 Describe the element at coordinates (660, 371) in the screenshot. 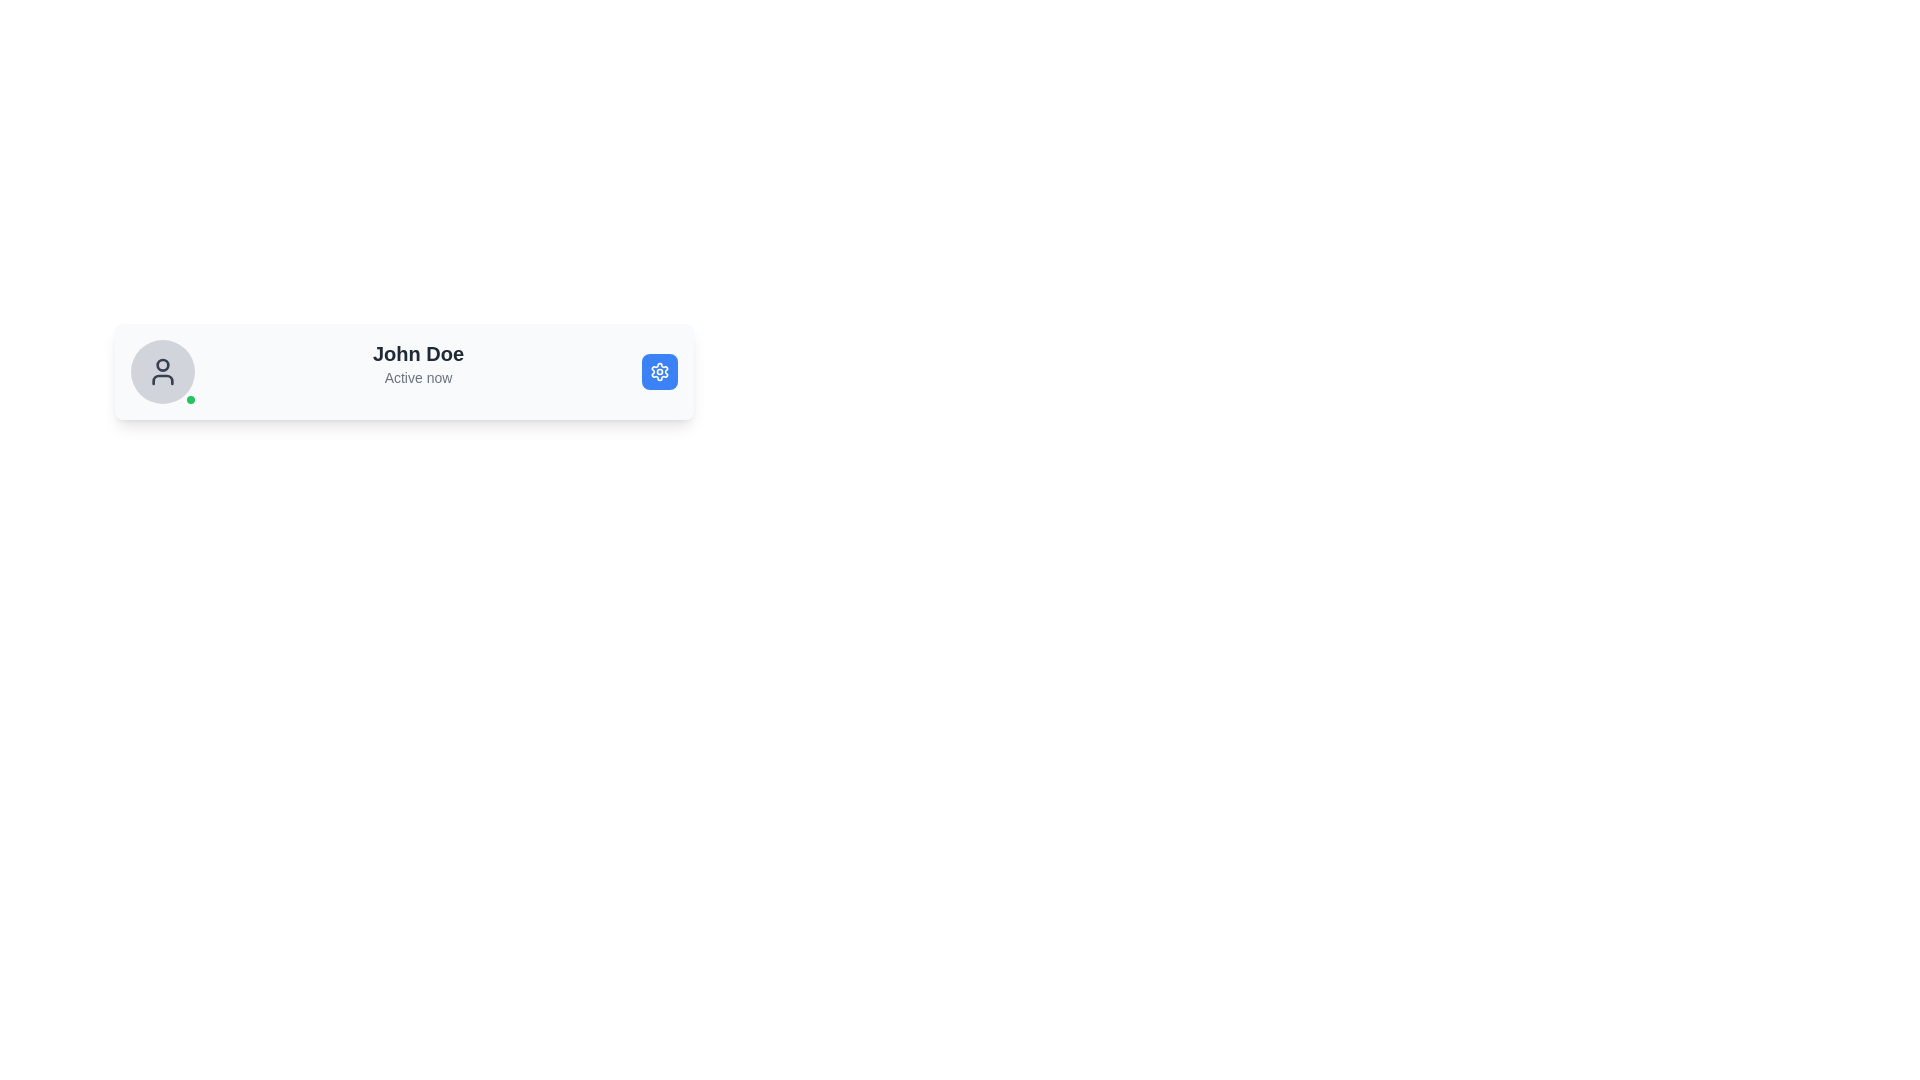

I see `the blue rectangular button with rounded corners that contains a white settings gear icon, located at the far right end of the component` at that location.